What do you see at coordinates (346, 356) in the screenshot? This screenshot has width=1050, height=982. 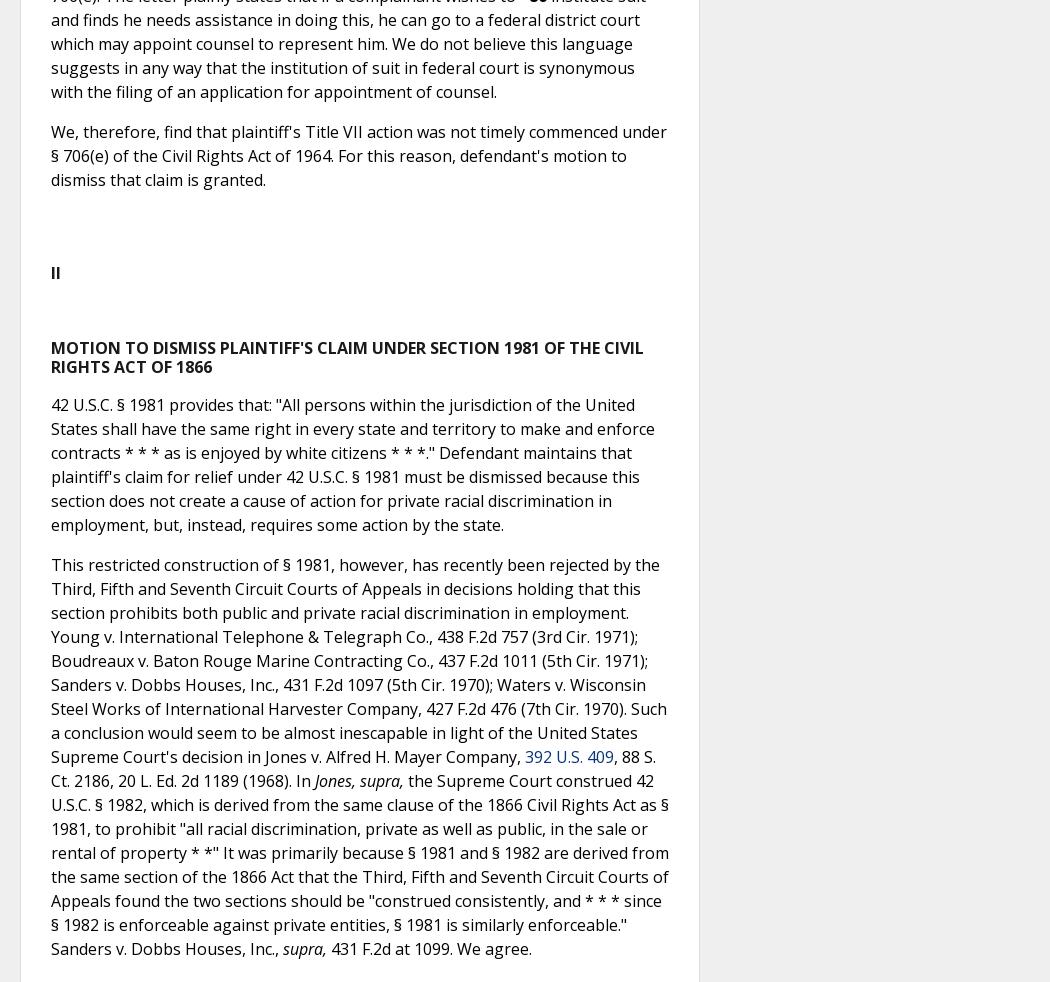 I see `'MOTION TO DISMISS PLAINTIFF'S CLAIM UNDER SECTION 1981 OF THE CIVIL RIGHTS ACT OF 1866'` at bounding box center [346, 356].